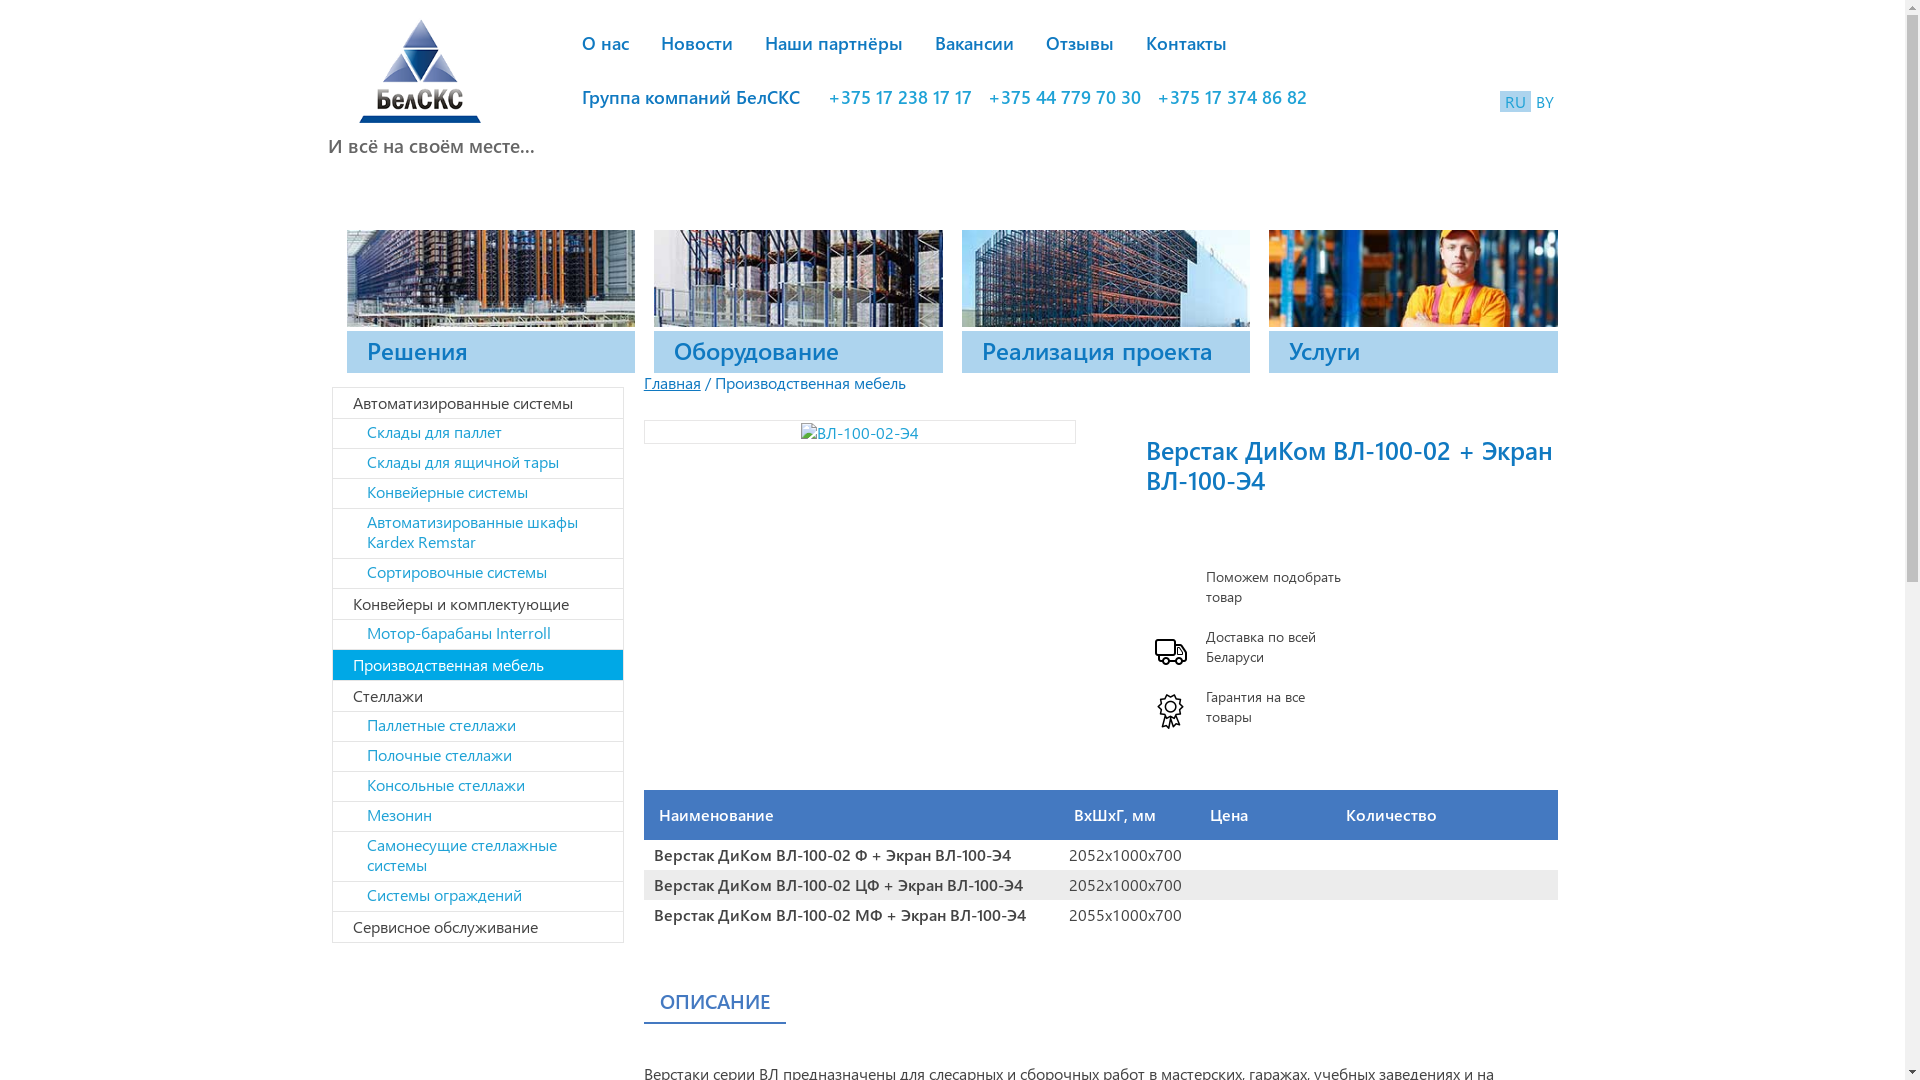 The height and width of the screenshot is (1080, 1920). What do you see at coordinates (1063, 96) in the screenshot?
I see `'+375 44 779 70 30'` at bounding box center [1063, 96].